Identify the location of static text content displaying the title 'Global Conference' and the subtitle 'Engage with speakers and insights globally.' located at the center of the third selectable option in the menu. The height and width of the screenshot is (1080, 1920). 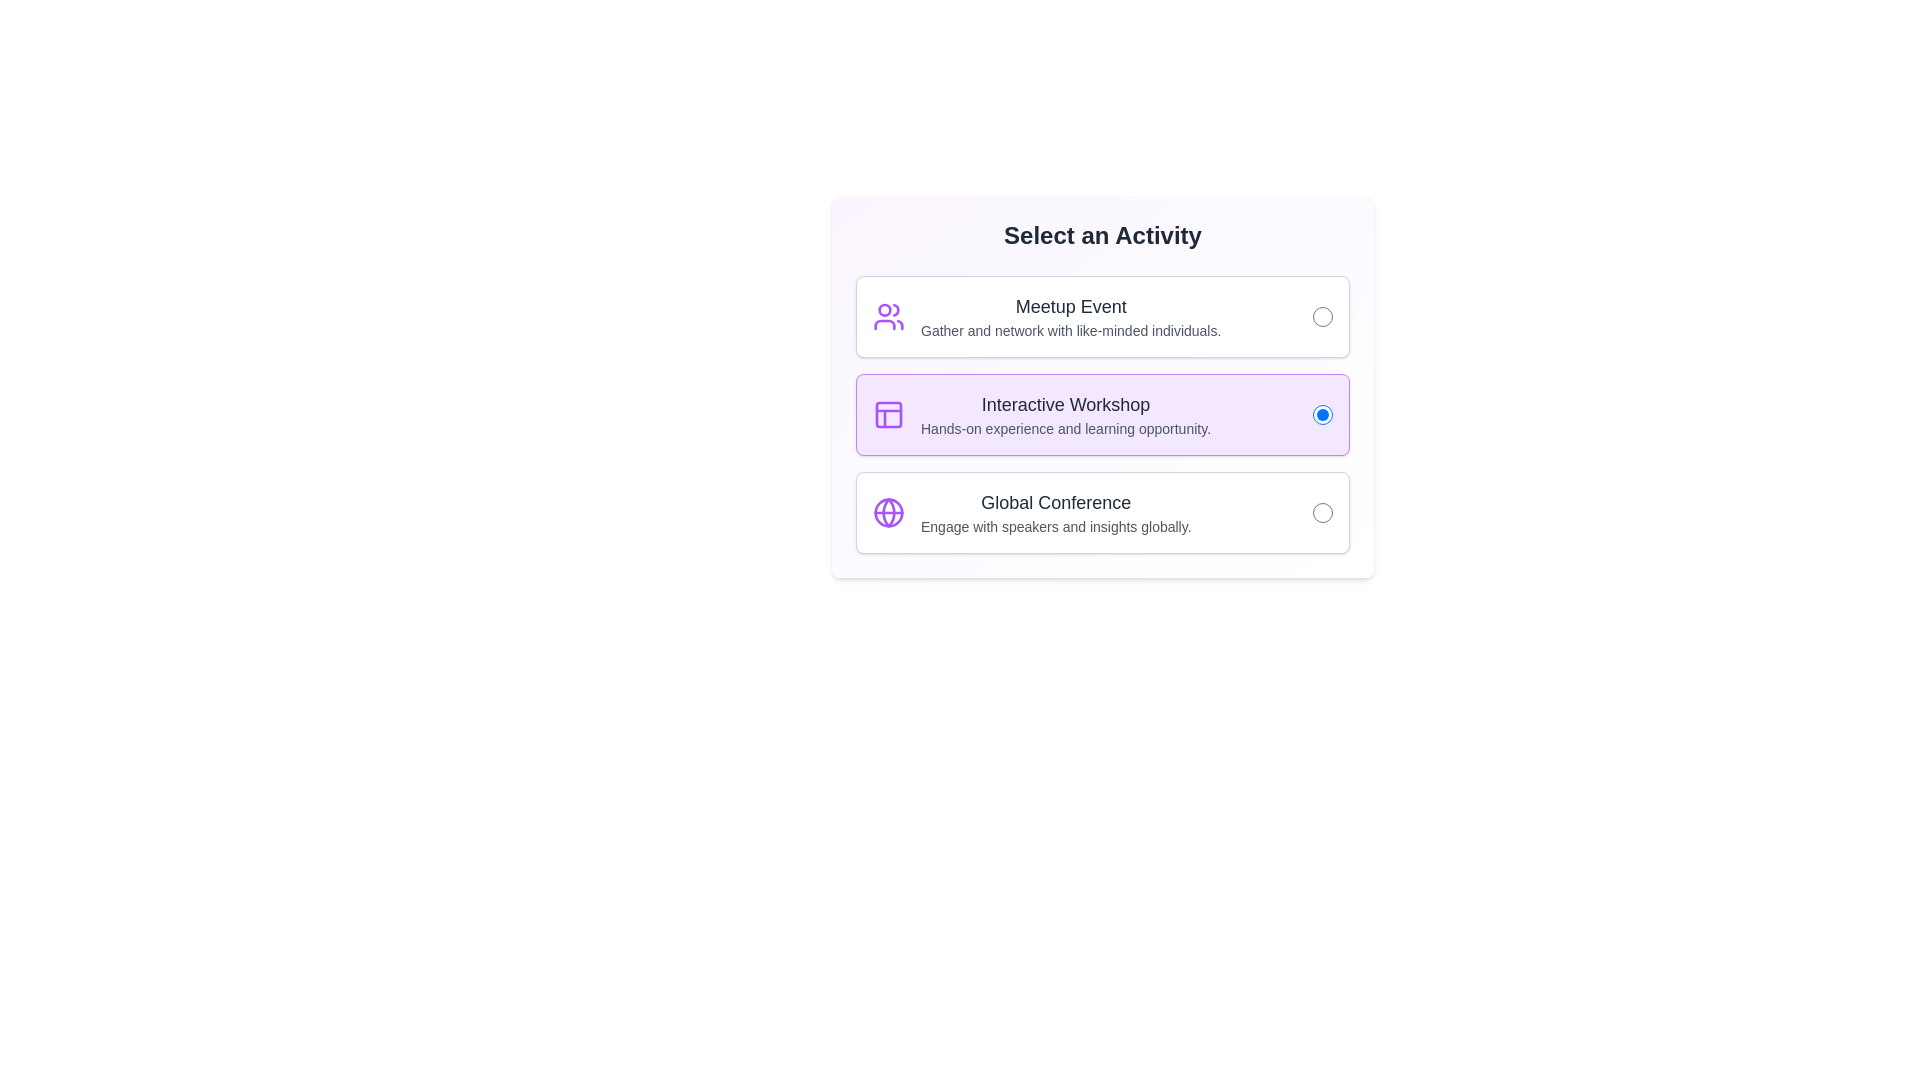
(1055, 512).